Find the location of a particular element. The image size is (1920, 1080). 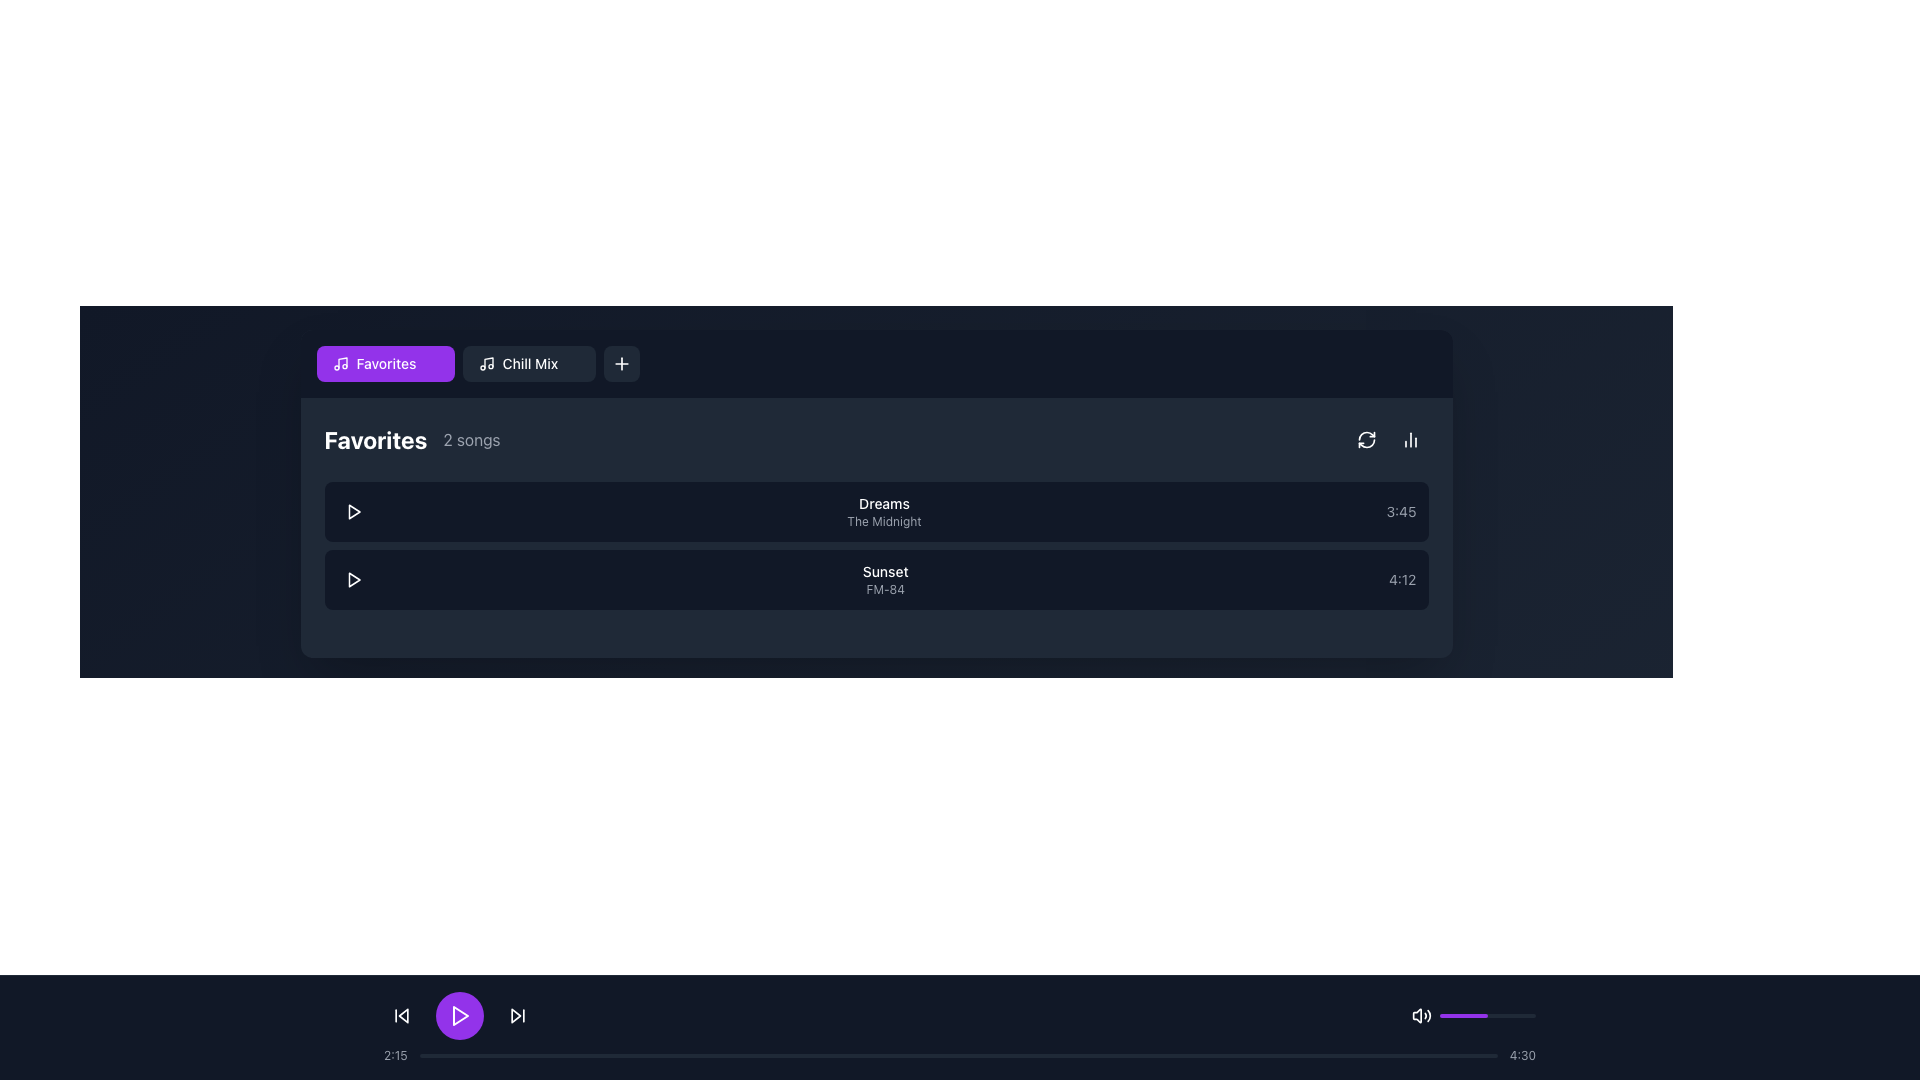

slider position is located at coordinates (1519, 1015).